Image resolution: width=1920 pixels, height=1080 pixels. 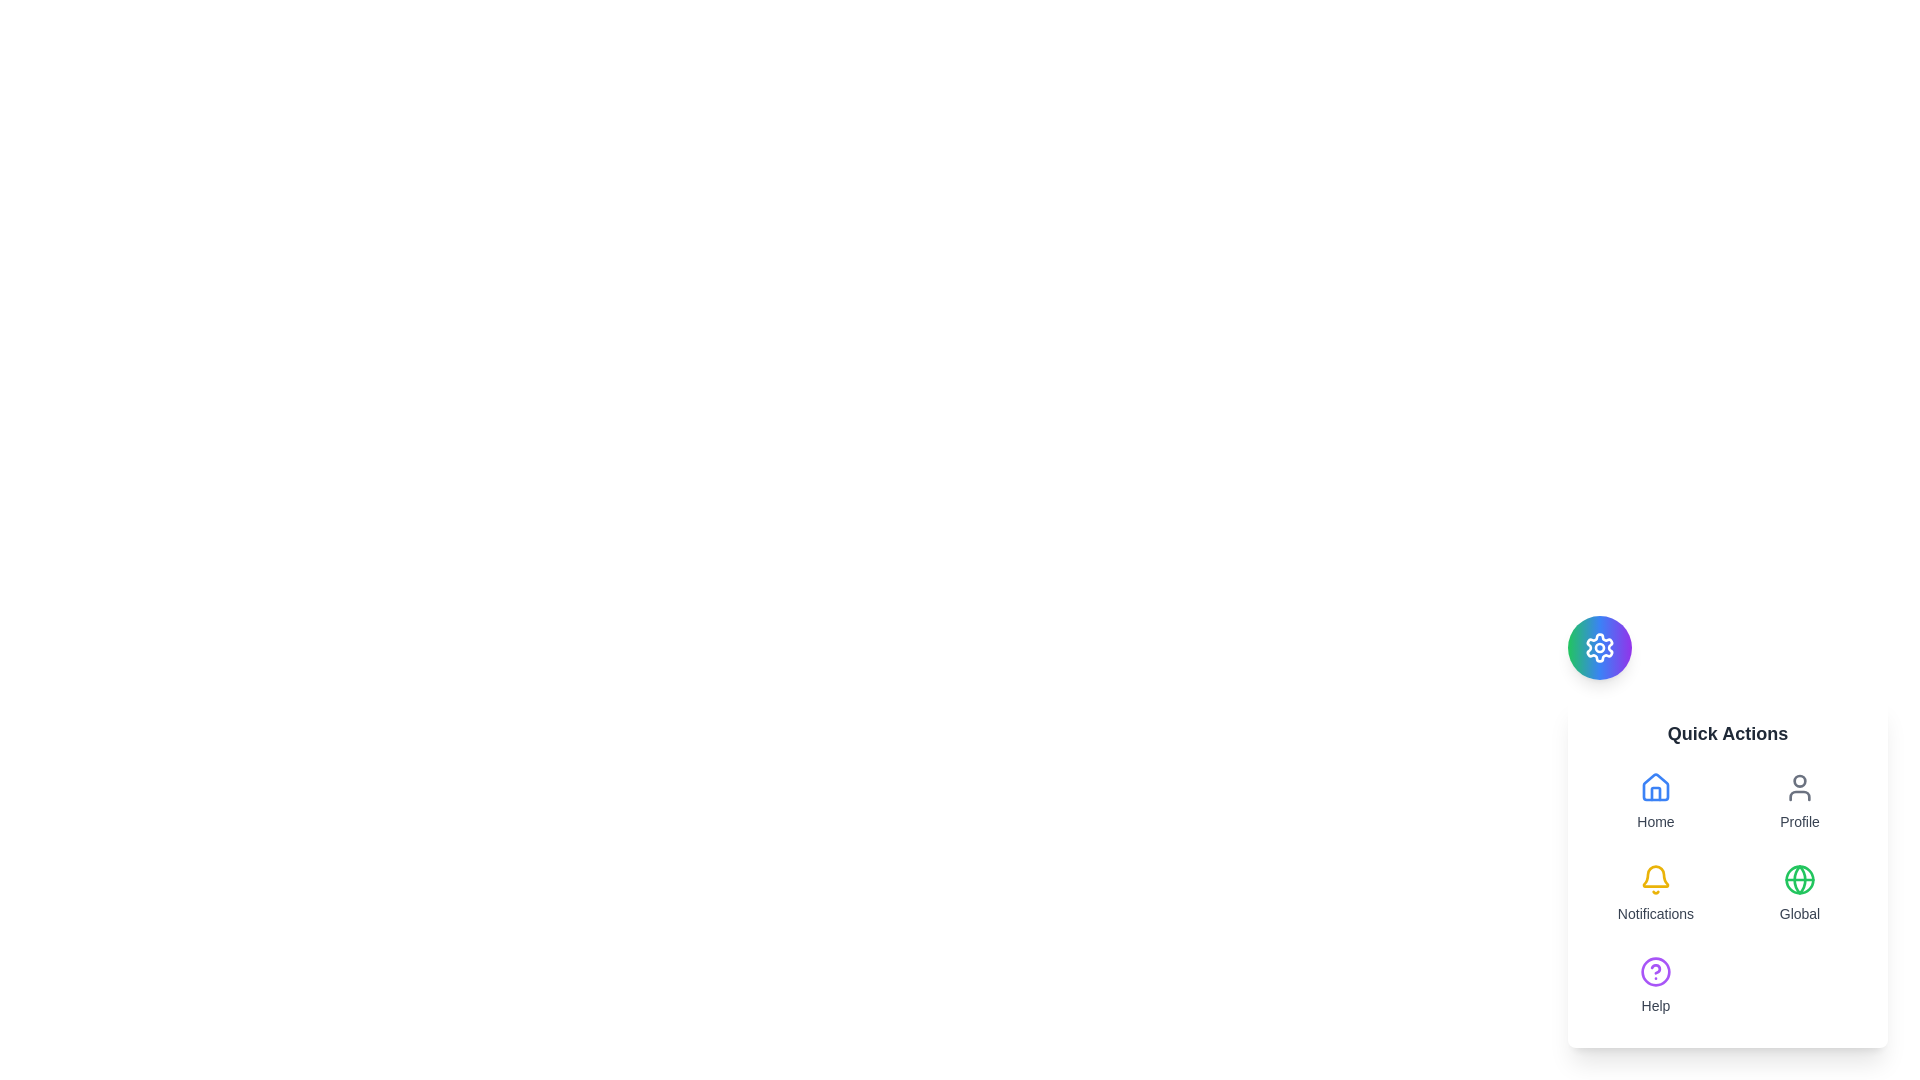 What do you see at coordinates (1656, 785) in the screenshot?
I see `the 'Home' icon located in the top left corner of the 'Quick Actions' section, which serves as a button or link to direct the user to the homepage` at bounding box center [1656, 785].